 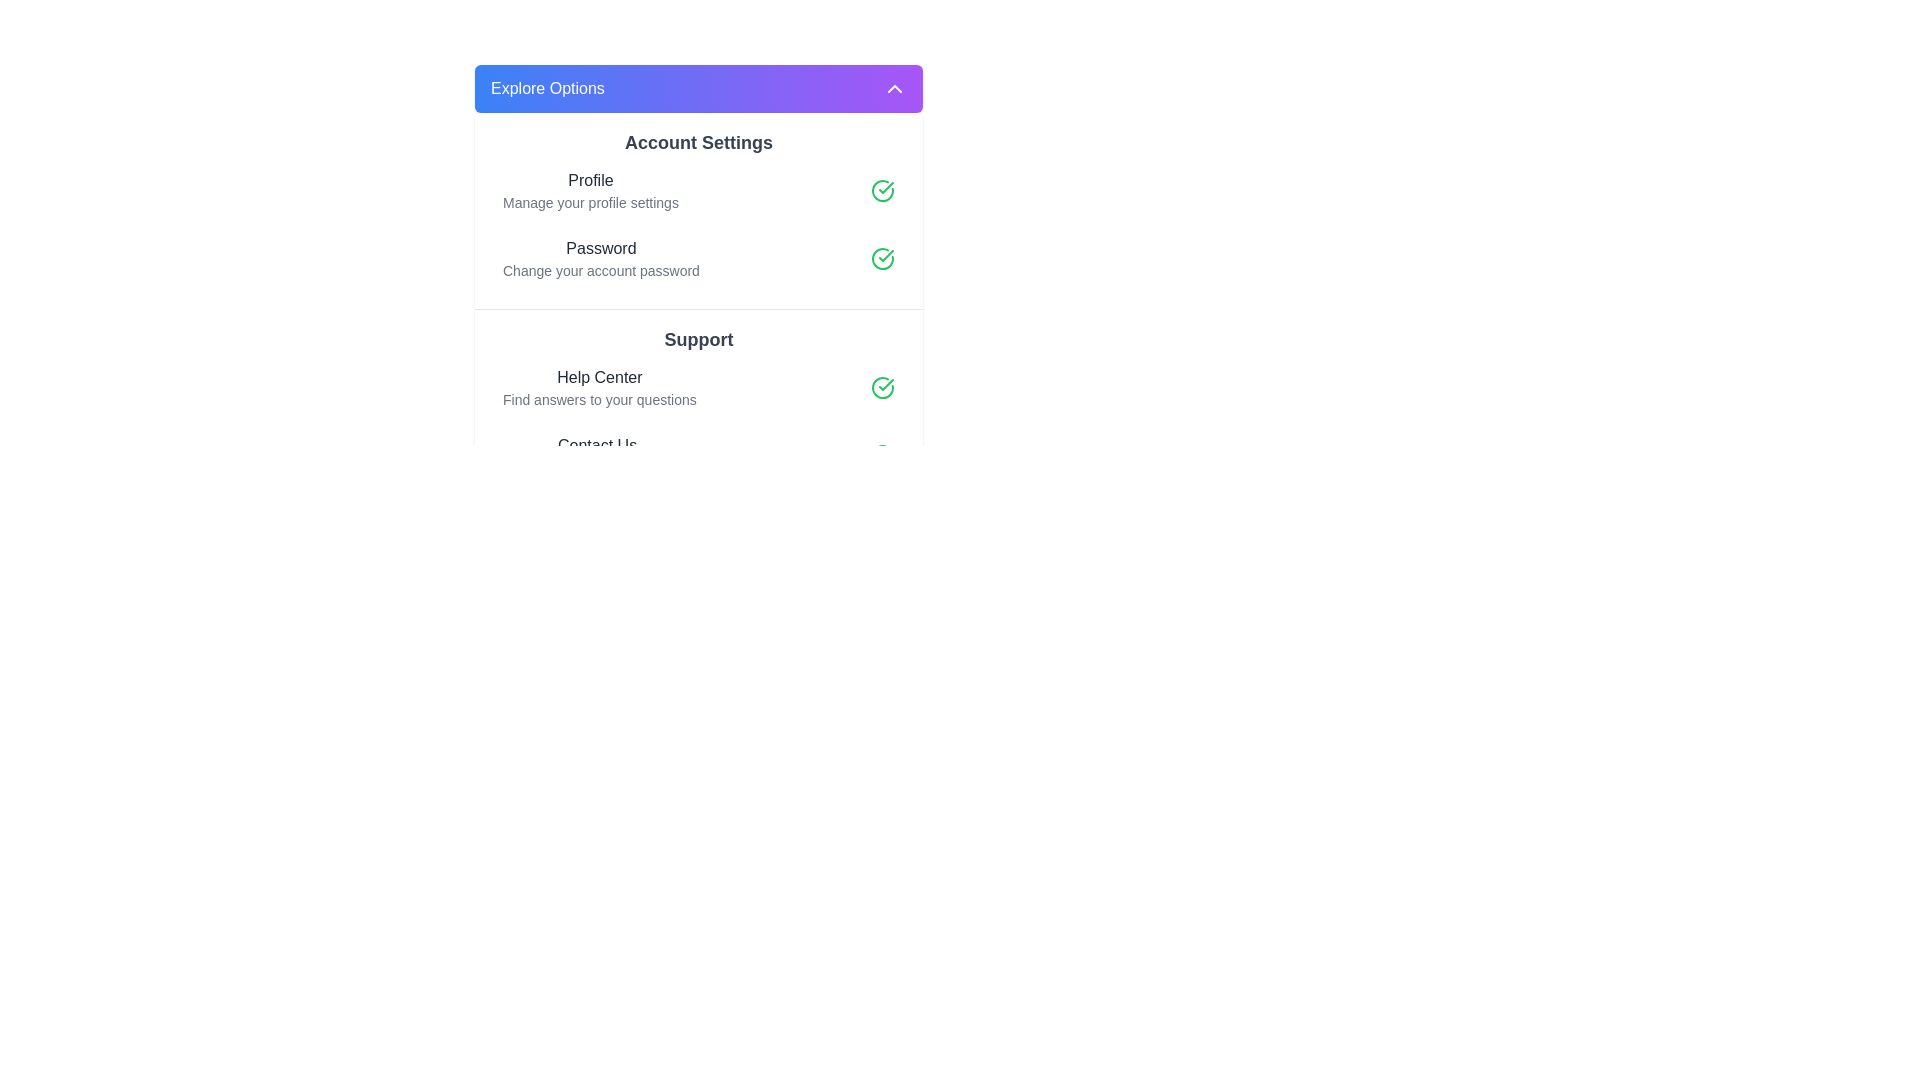 What do you see at coordinates (600, 248) in the screenshot?
I see `the 'Password' text label in the 'Account Settings' section, which is styled with medium font weight and grayish-black color, located centrally above the 'Change your account password' description` at bounding box center [600, 248].